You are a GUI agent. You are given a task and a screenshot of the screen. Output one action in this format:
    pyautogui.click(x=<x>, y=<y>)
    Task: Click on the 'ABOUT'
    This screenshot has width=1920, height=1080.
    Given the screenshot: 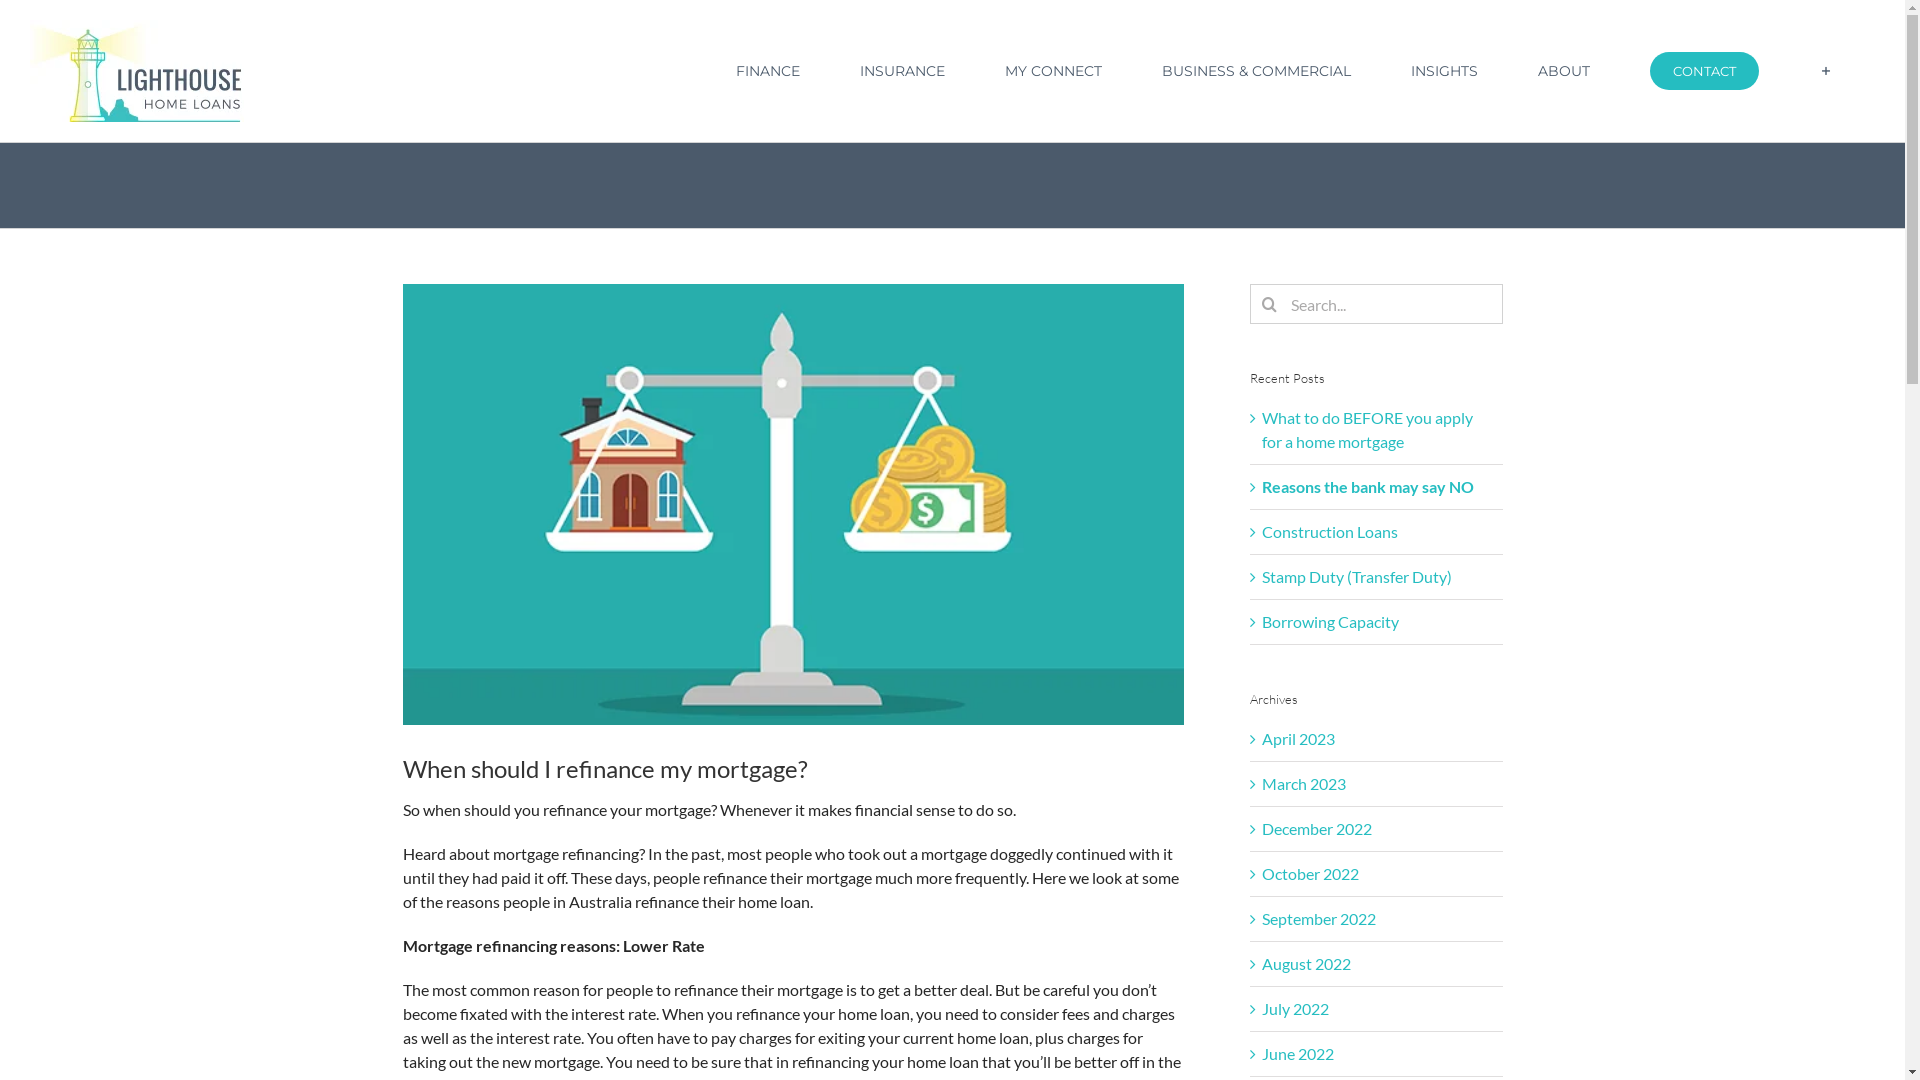 What is the action you would take?
    pyautogui.click(x=1520, y=69)
    